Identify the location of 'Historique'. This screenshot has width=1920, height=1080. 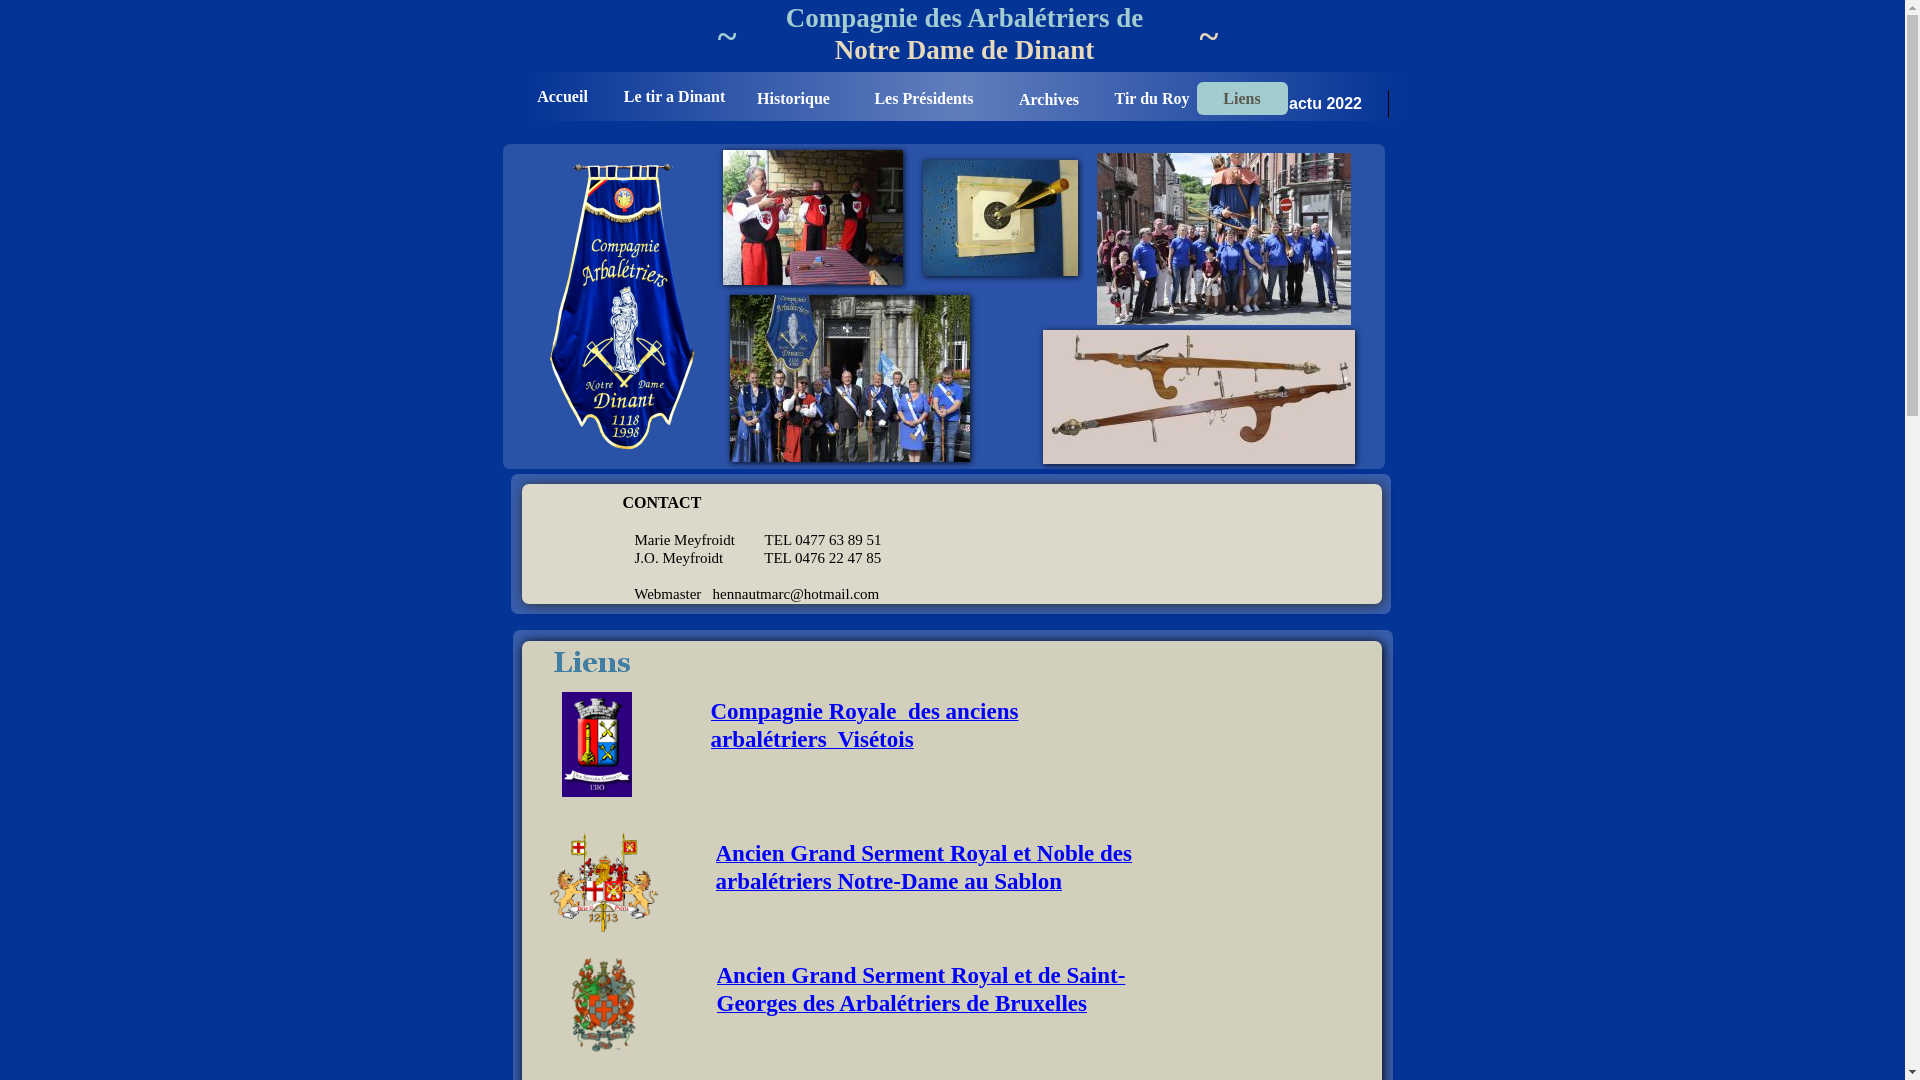
(792, 98).